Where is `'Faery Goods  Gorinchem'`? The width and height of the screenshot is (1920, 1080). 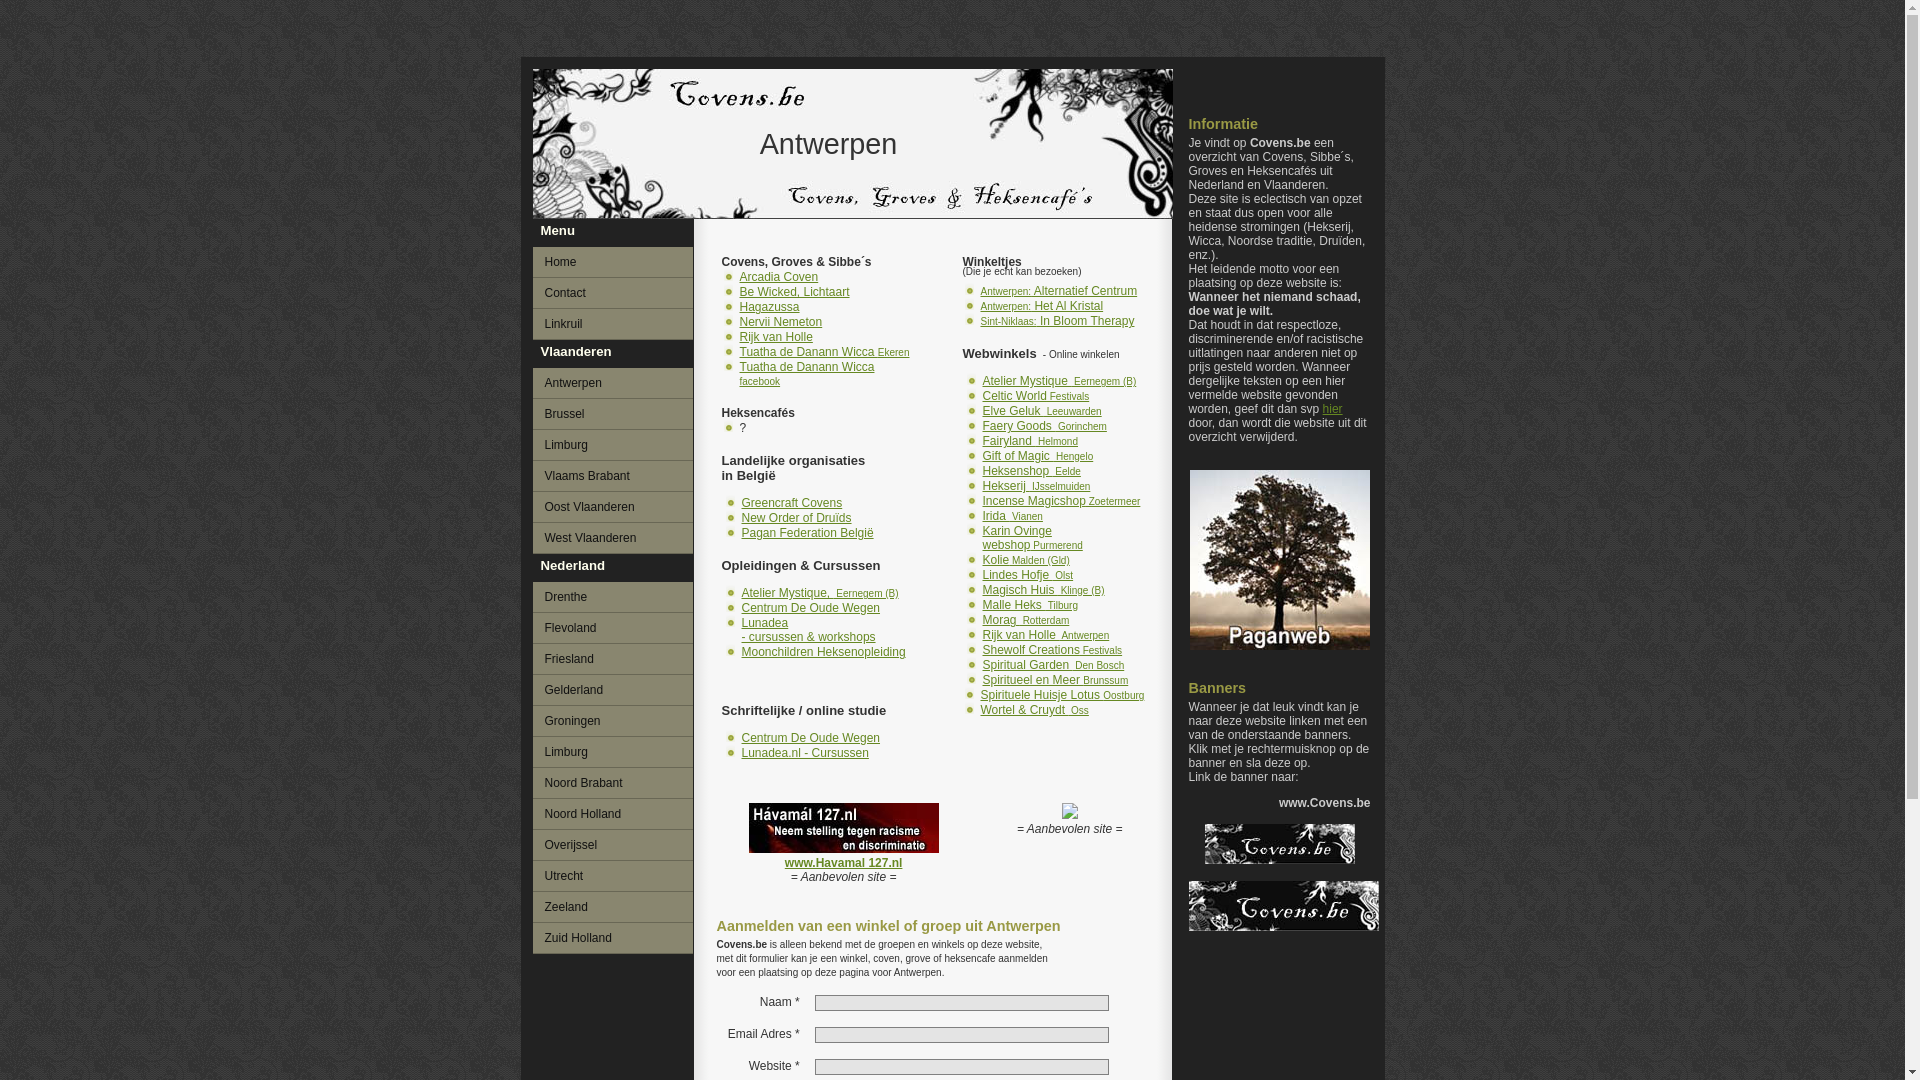
'Faery Goods  Gorinchem' is located at coordinates (1042, 424).